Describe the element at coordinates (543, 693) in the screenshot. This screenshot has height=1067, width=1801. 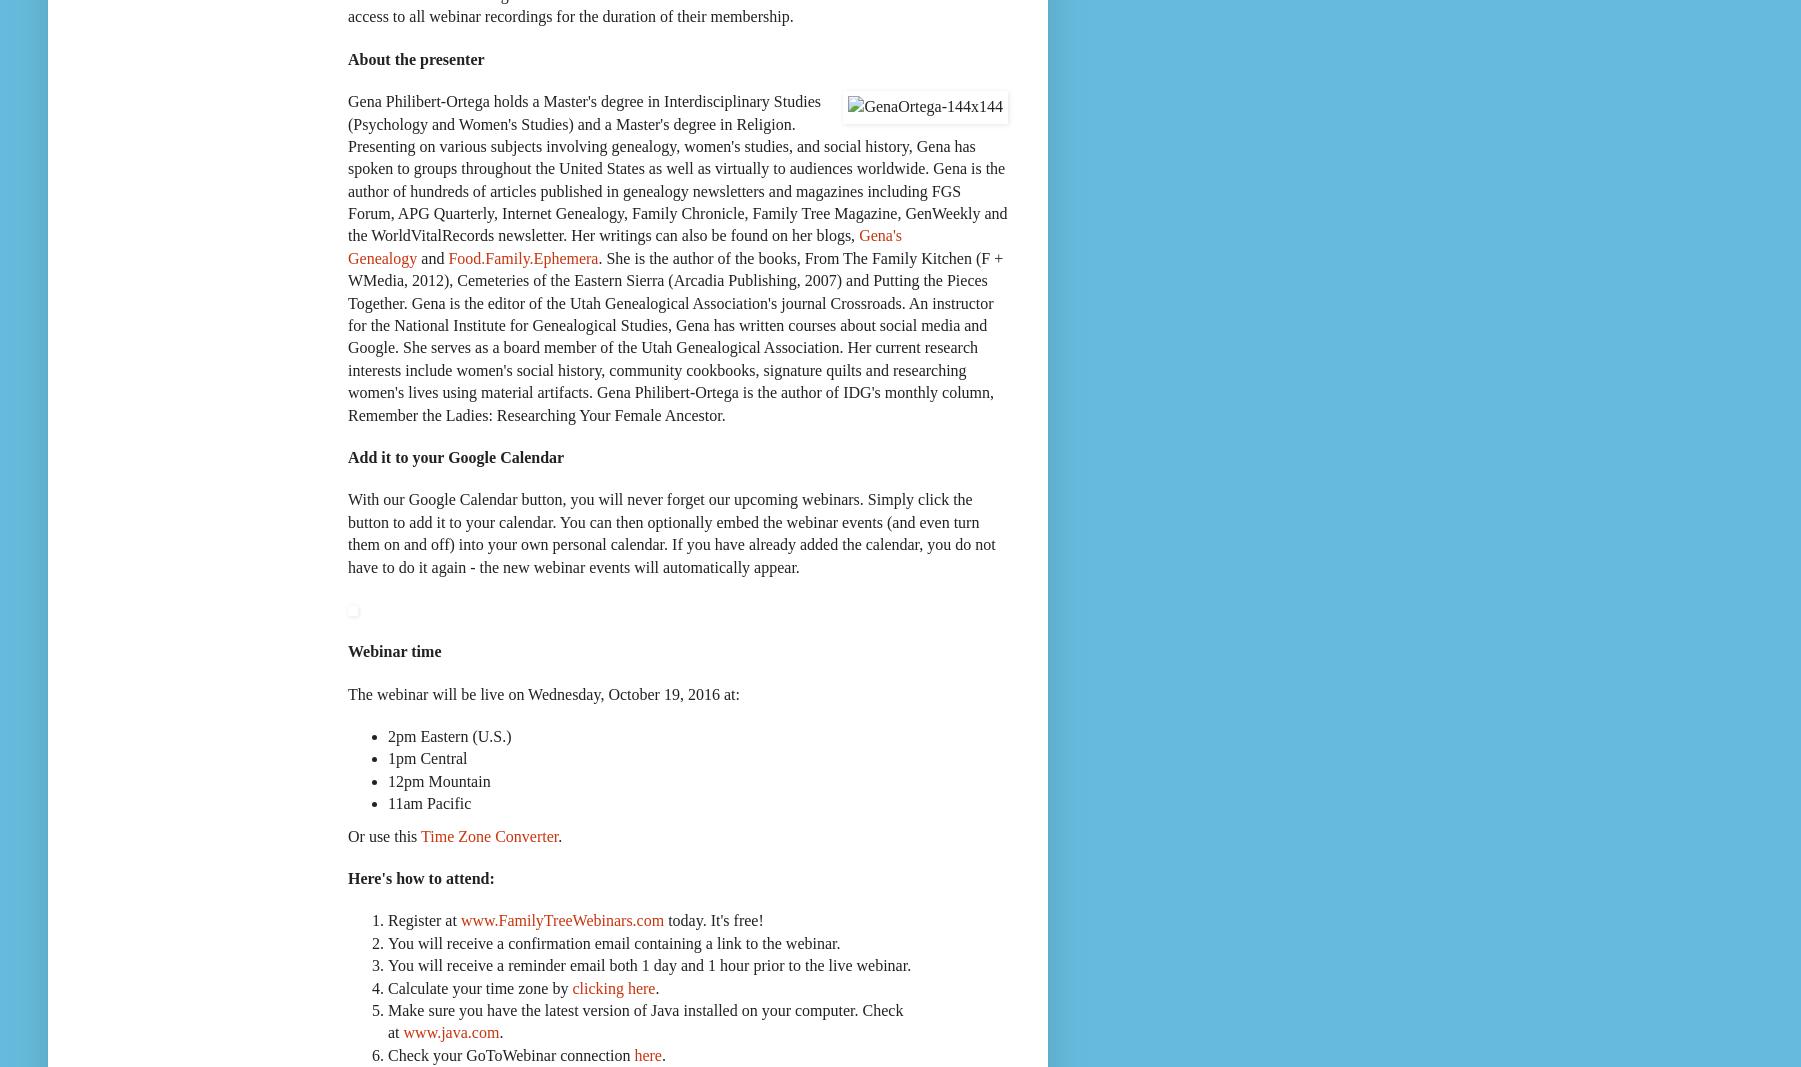
I see `'The webinar will be live on Wednesday, October 19, 2016 at:'` at that location.